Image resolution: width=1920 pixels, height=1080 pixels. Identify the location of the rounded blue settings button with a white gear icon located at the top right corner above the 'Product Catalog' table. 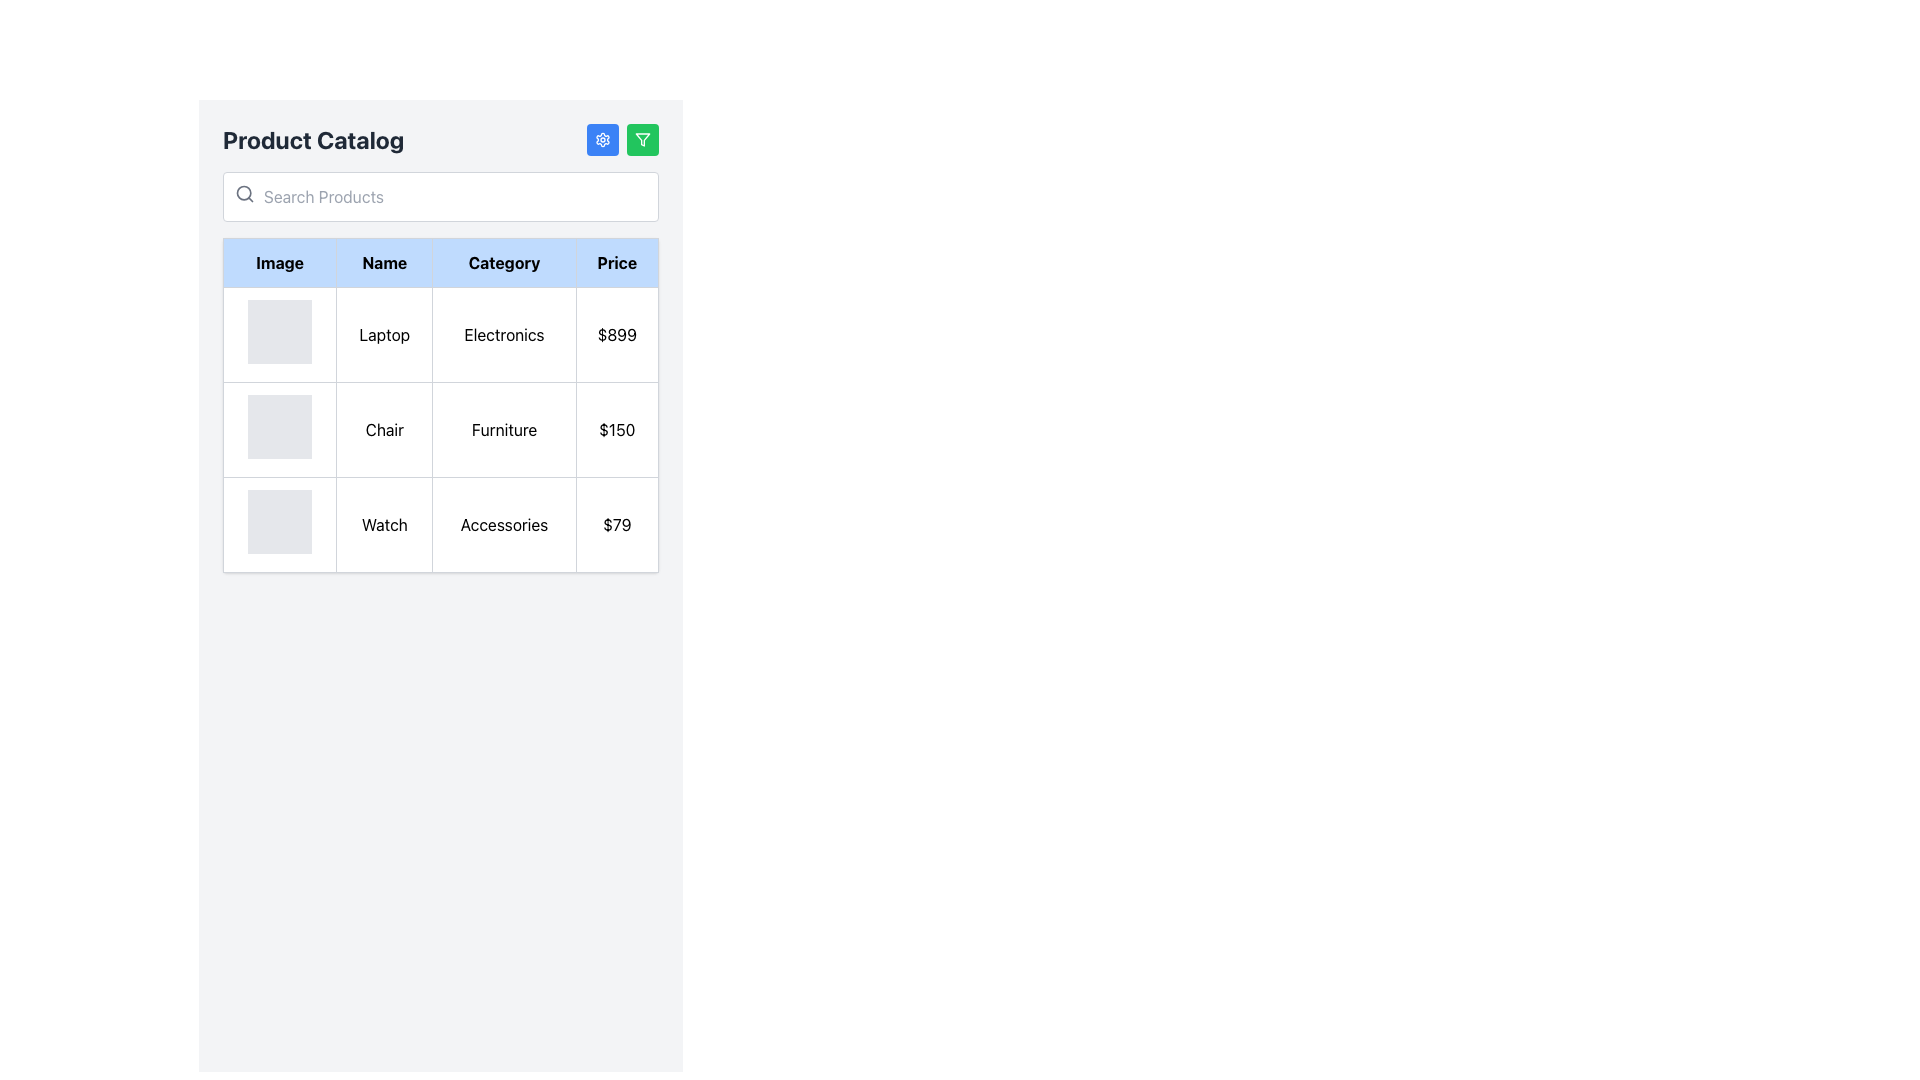
(602, 138).